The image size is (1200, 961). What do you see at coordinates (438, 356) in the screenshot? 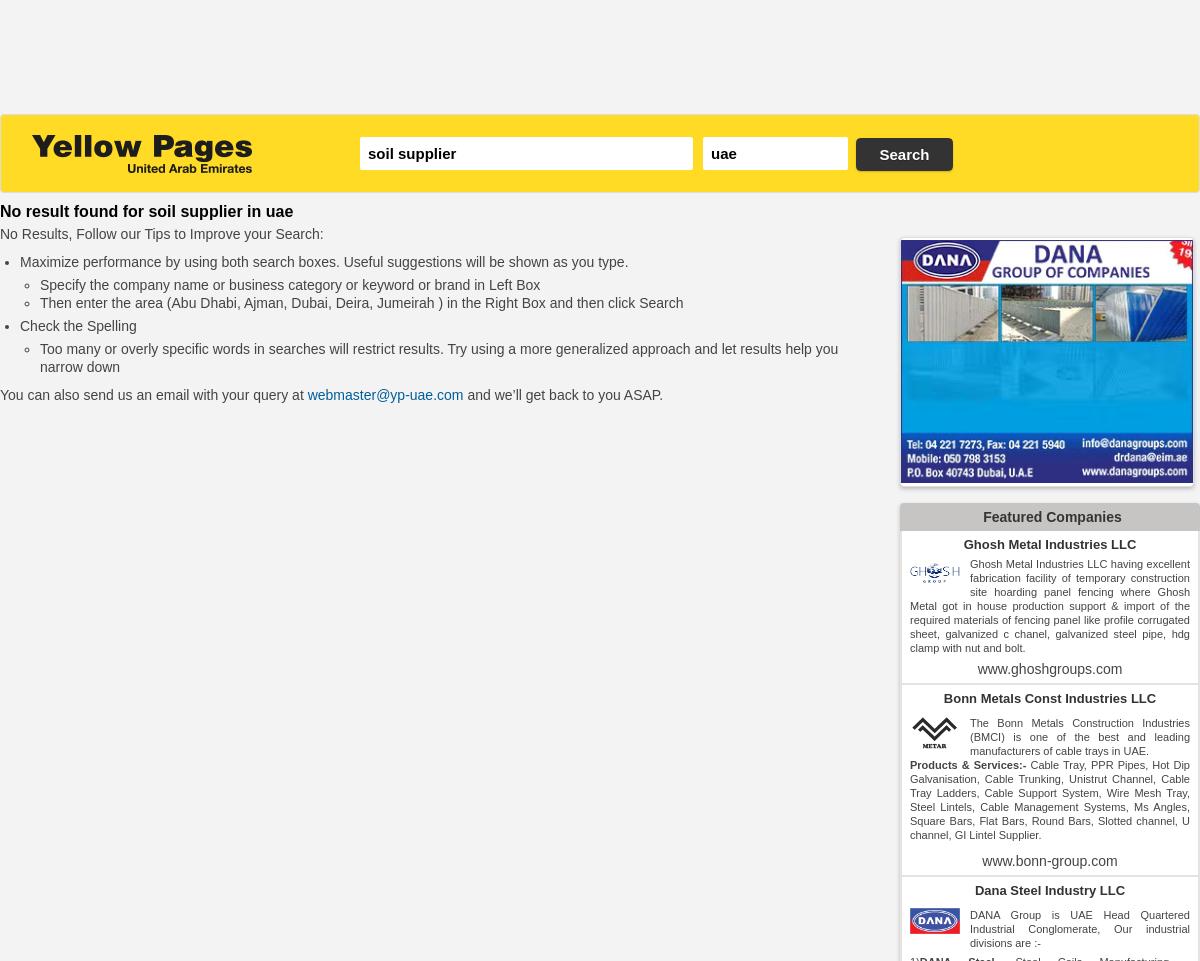
I see `'Too many or overly specific words in searches will restrict results. Try using a more generalized approach and let results help you narrow down'` at bounding box center [438, 356].